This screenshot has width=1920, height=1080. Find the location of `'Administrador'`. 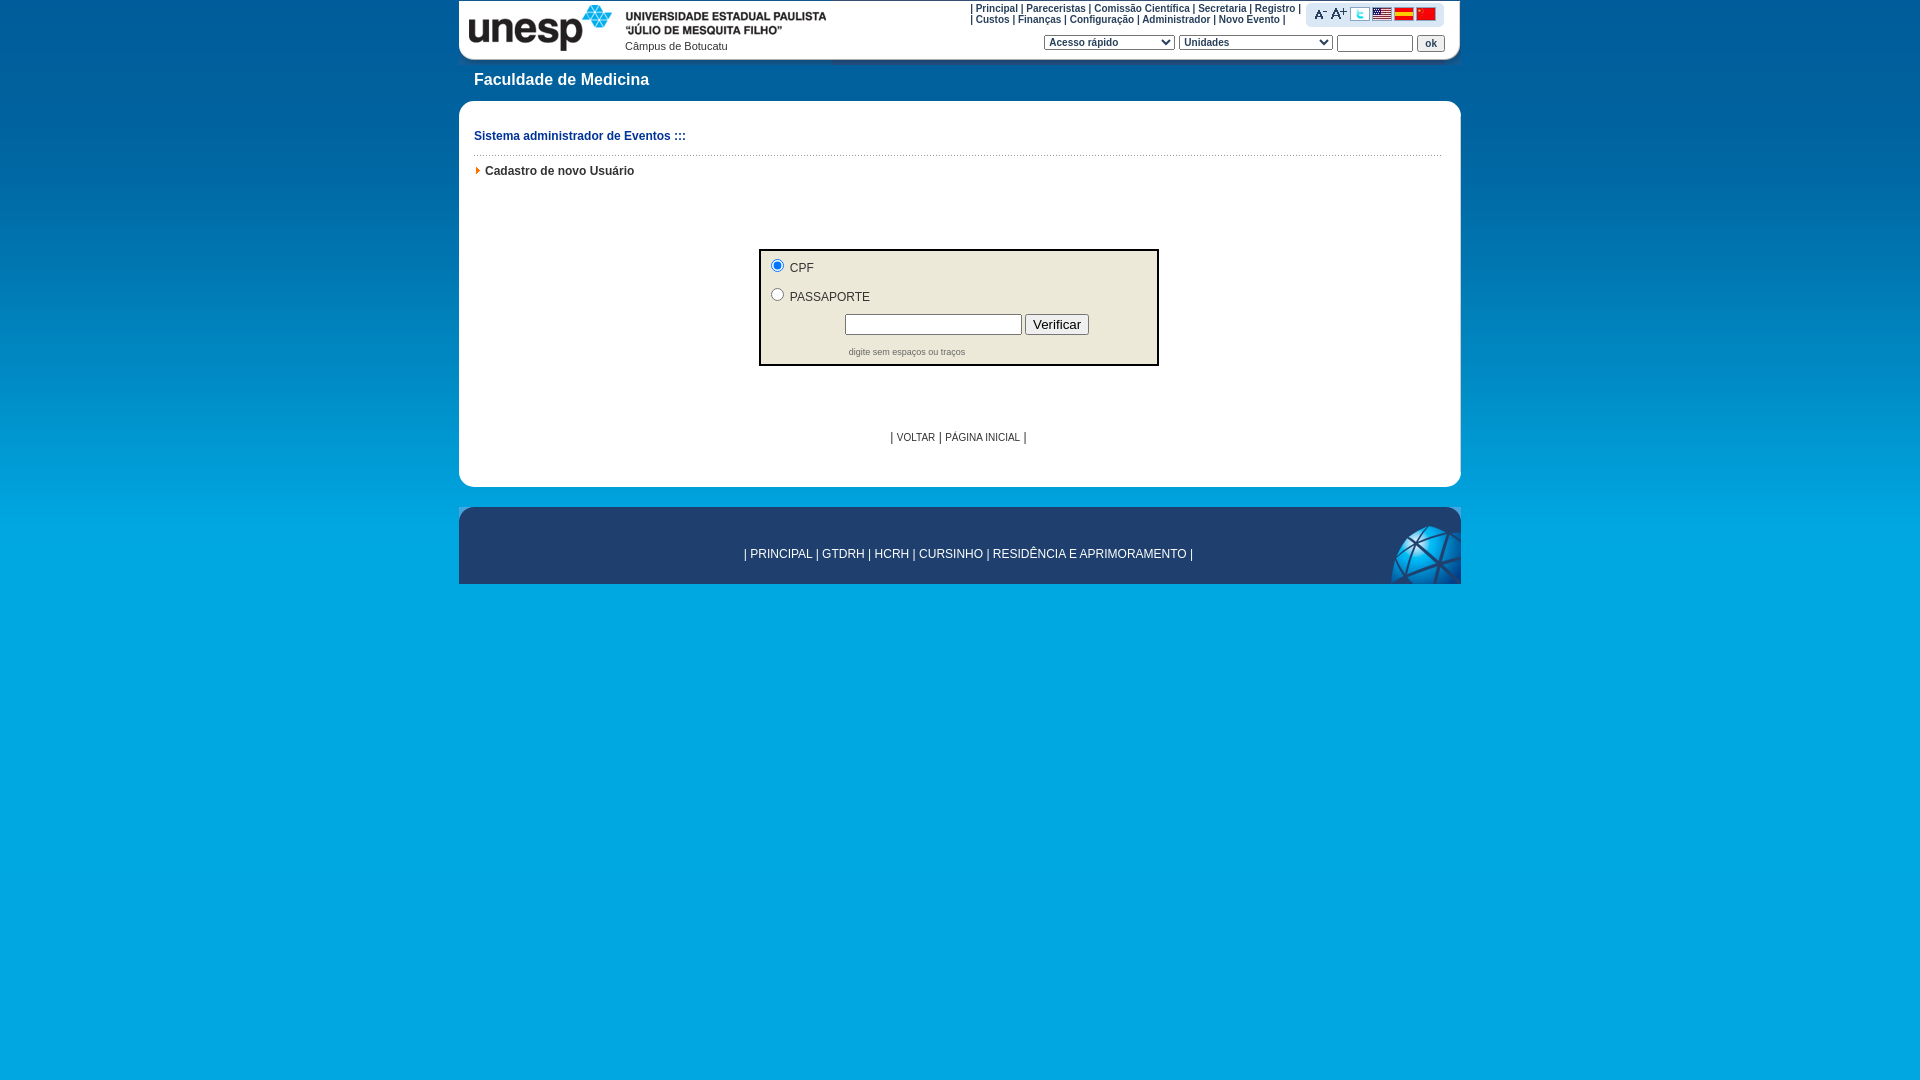

'Administrador' is located at coordinates (1176, 19).